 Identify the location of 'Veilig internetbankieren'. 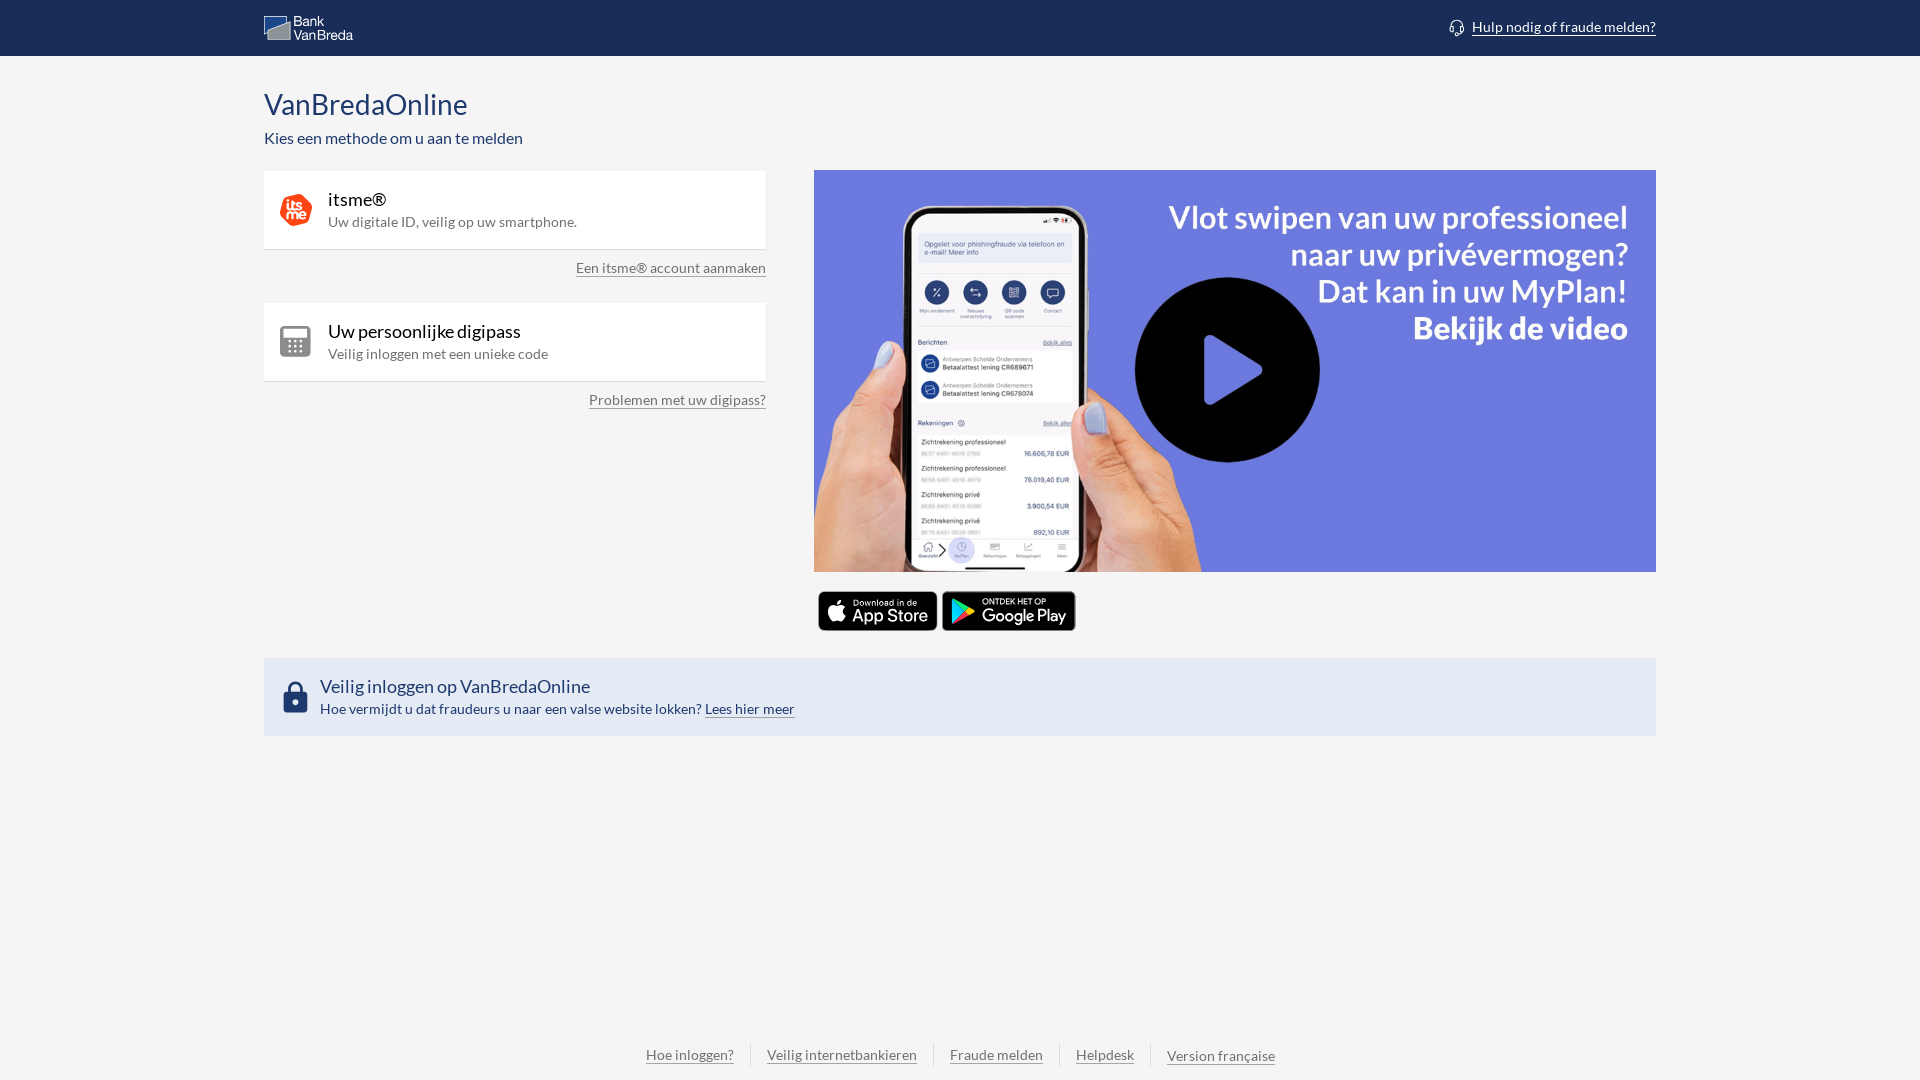
(841, 1054).